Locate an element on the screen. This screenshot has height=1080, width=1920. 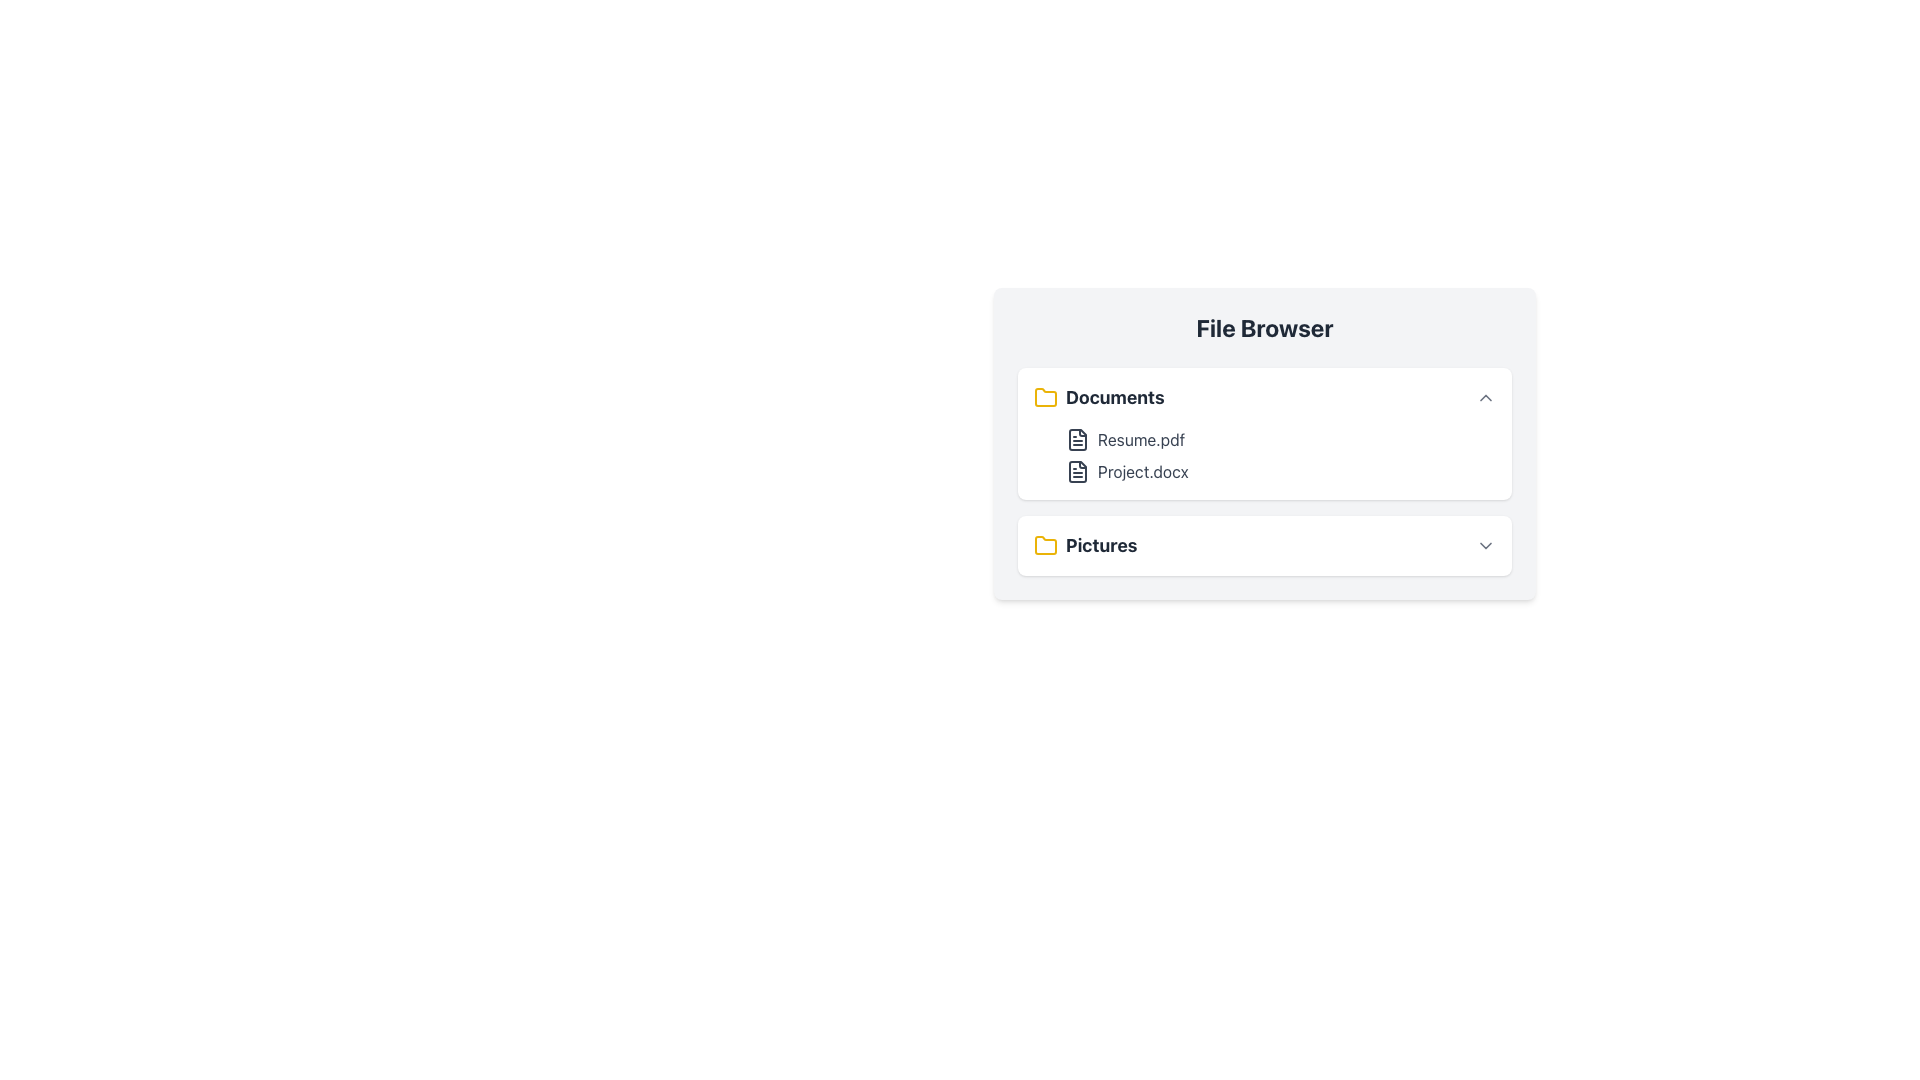
text of the label representing the folder in the 'File Browser' interface, located to the right of the yellow folder icon is located at coordinates (1114, 397).